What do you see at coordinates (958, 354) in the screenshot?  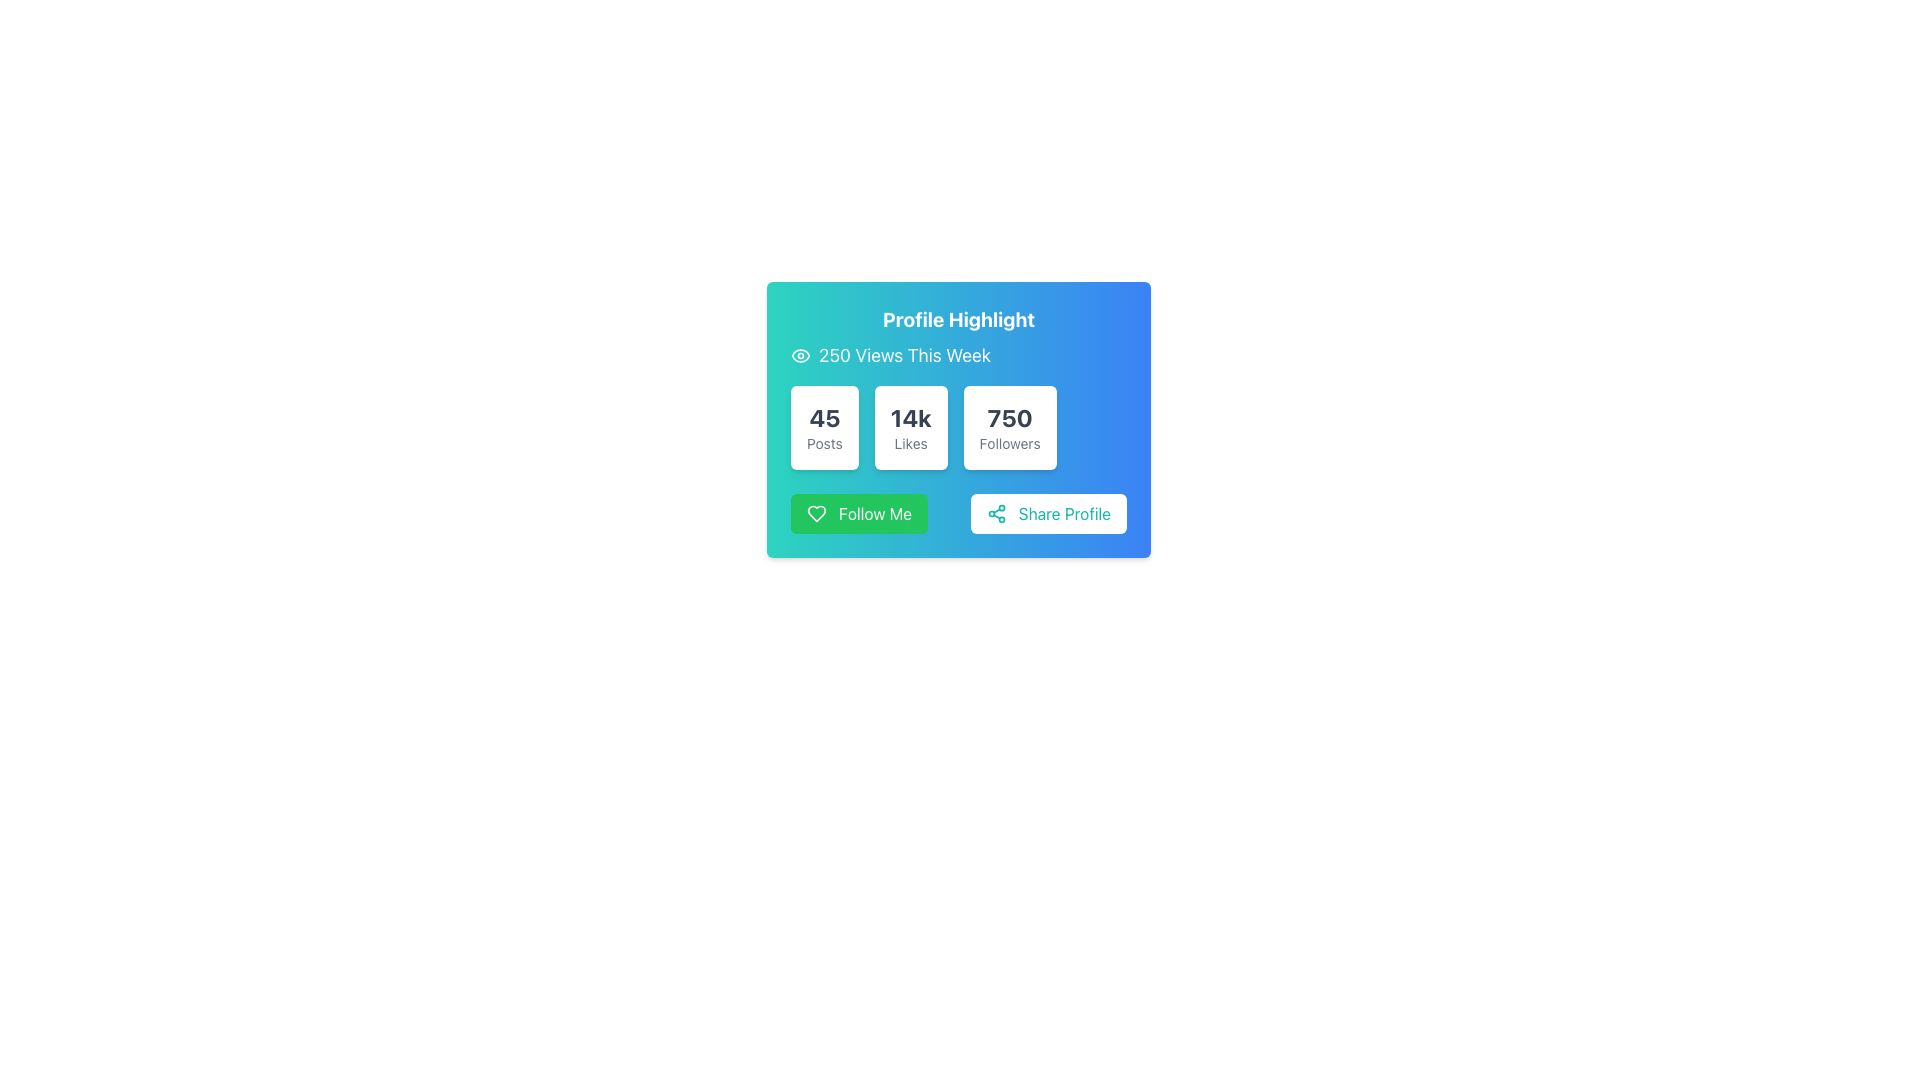 I see `the '250 Views This Week' text label with an eye icon located within the 'Profile Highlight' card component` at bounding box center [958, 354].